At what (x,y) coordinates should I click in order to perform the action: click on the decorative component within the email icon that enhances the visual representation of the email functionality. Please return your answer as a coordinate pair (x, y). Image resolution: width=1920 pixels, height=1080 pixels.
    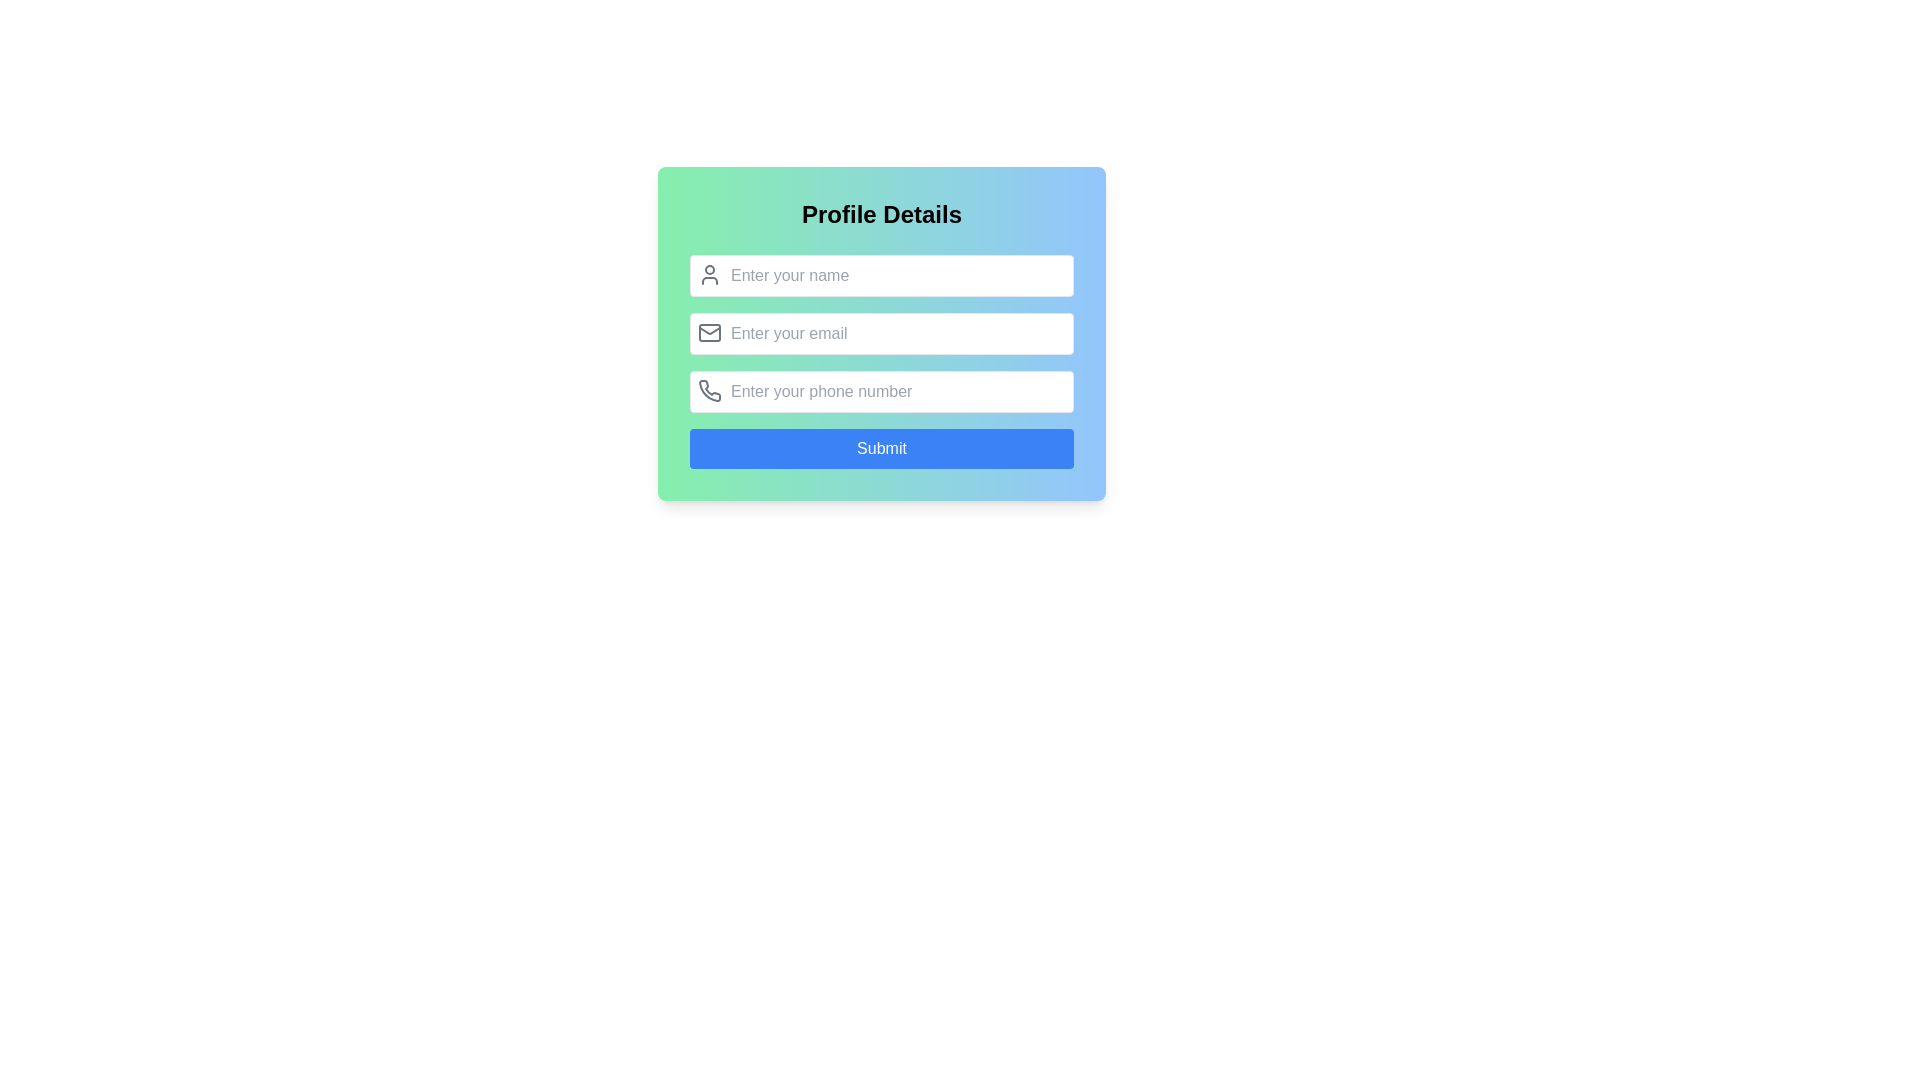
    Looking at the image, I should click on (710, 331).